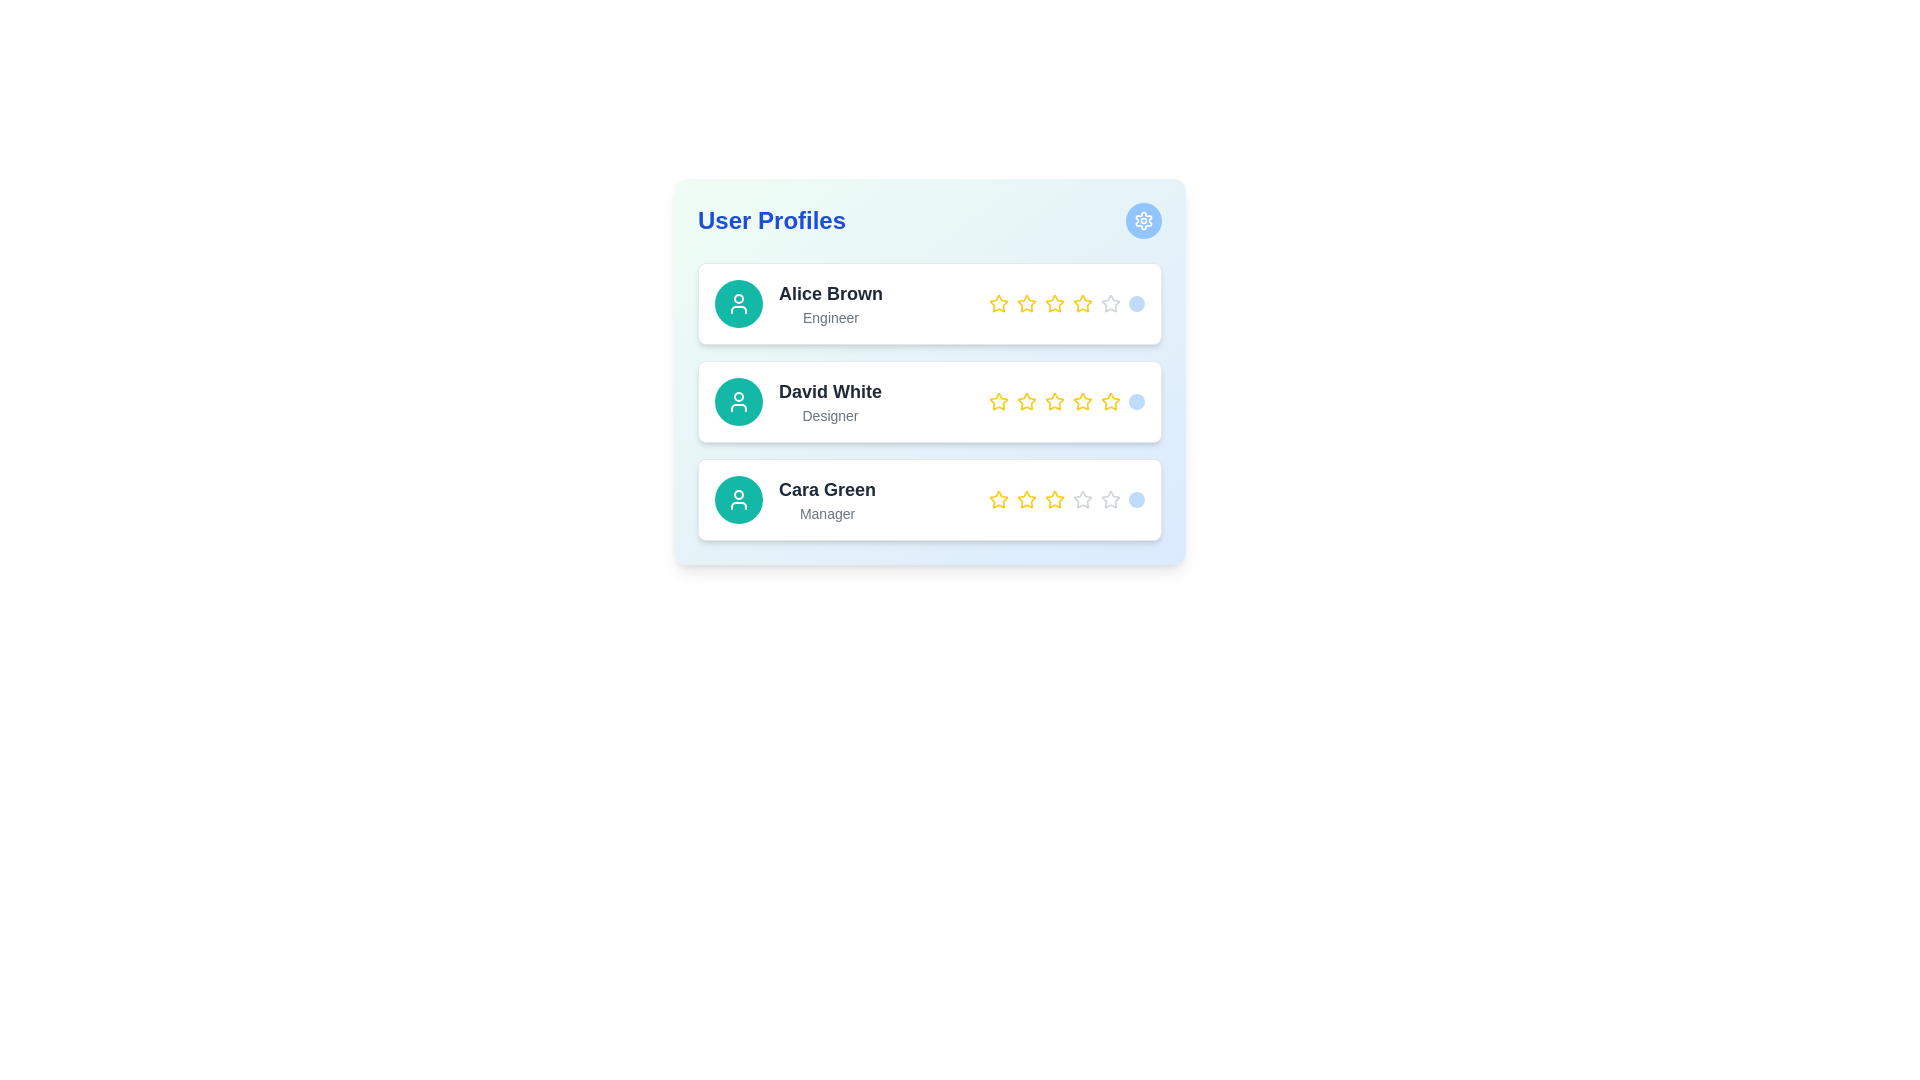 The image size is (1920, 1080). Describe the element at coordinates (830, 304) in the screenshot. I see `the Text Display showing 'Alice Brown' and 'Engineer', which is part of a user profile row and located to the right of a teal circular icon` at that location.